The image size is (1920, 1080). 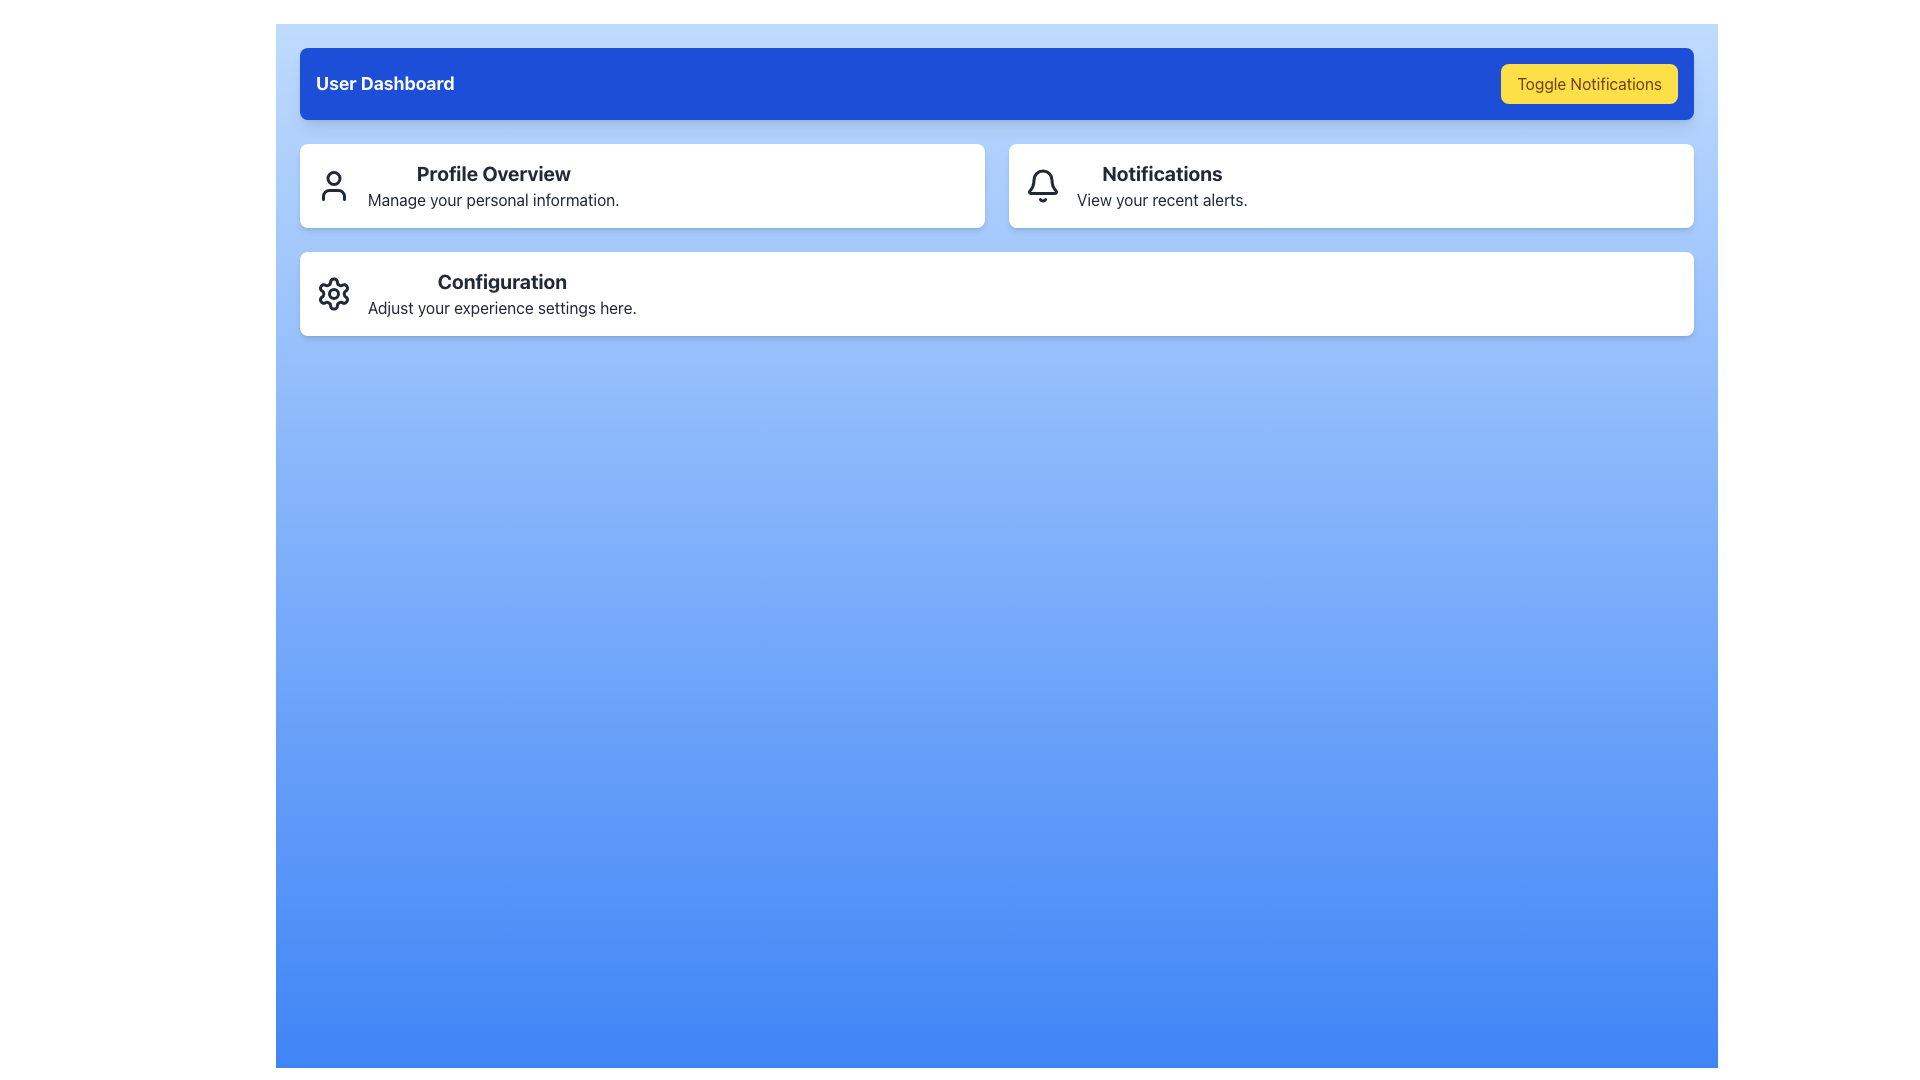 I want to click on the 'Profile Overview' text element, which is a bold, large title aligned to the left and positioned just beneath the 'User Dashboard' header, so click(x=493, y=172).